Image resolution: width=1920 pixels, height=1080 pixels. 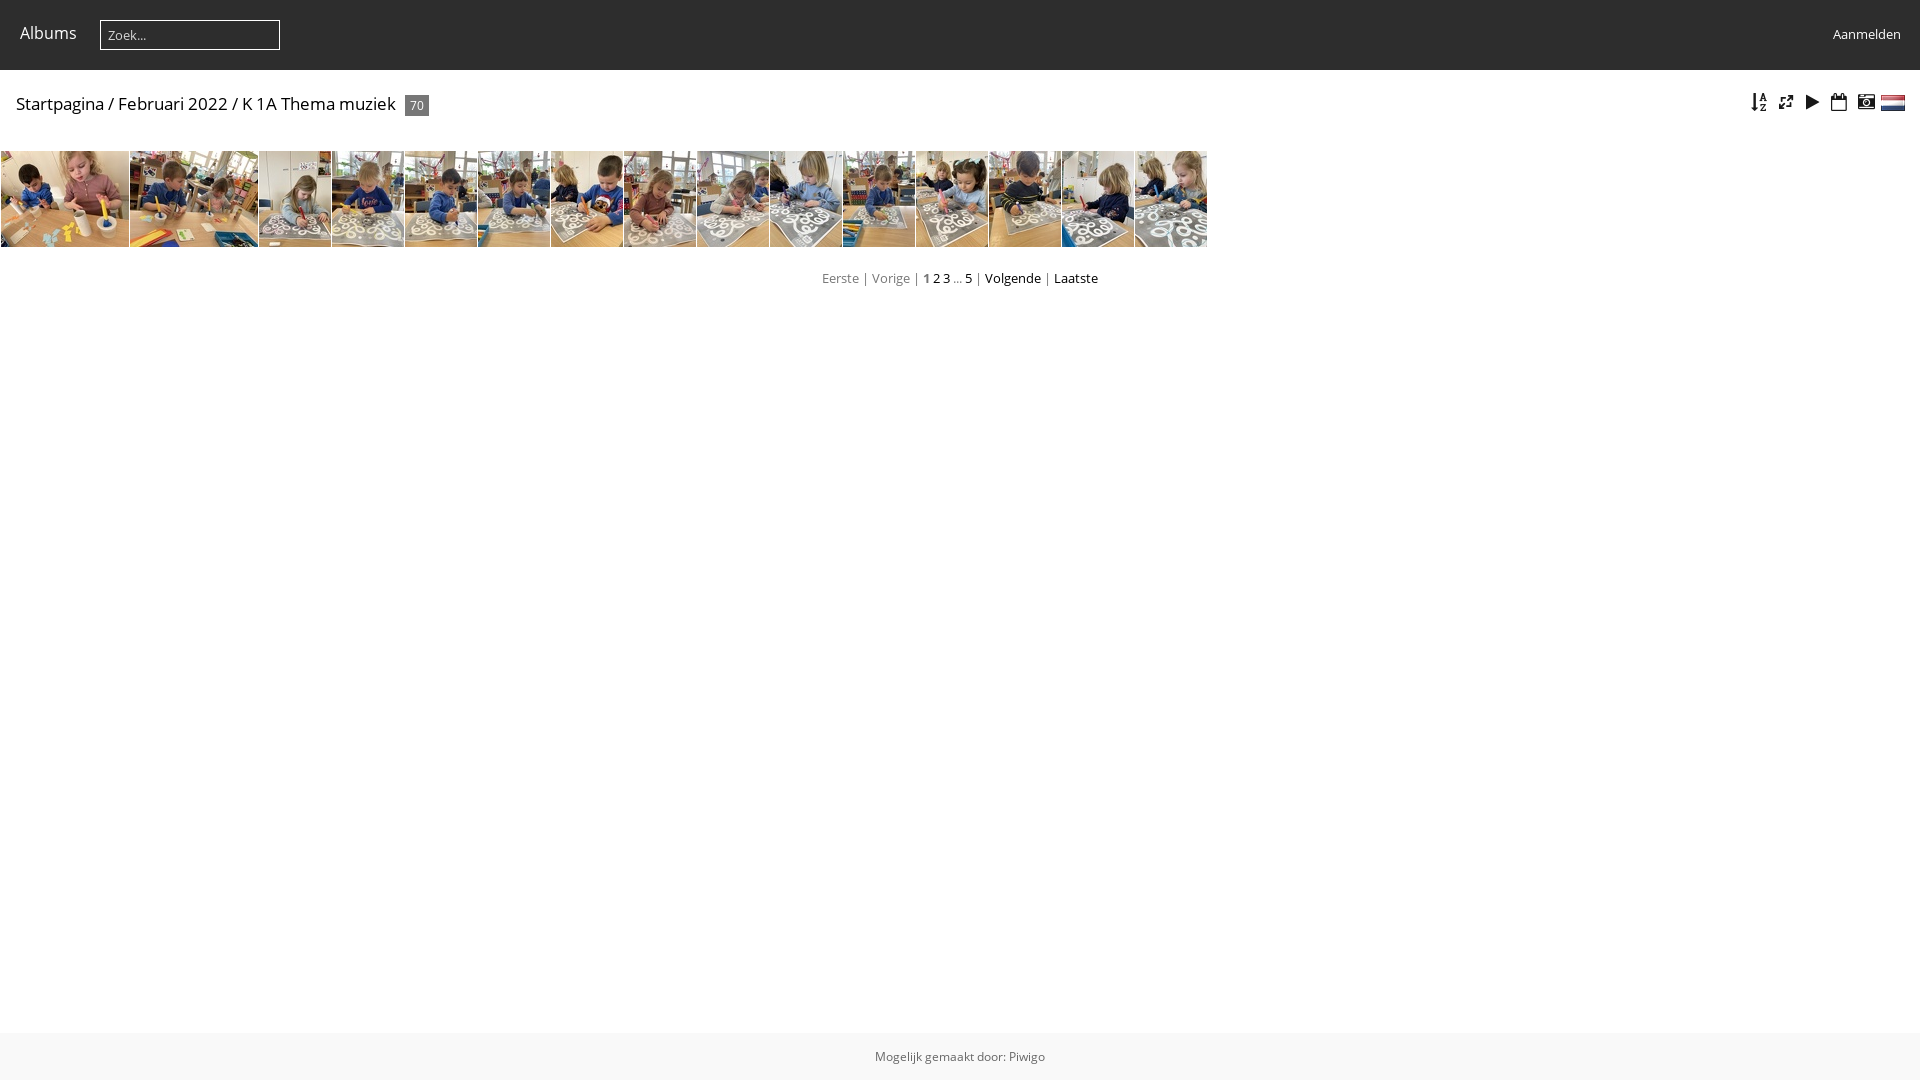 What do you see at coordinates (1865, 34) in the screenshot?
I see `'Aanmelden'` at bounding box center [1865, 34].